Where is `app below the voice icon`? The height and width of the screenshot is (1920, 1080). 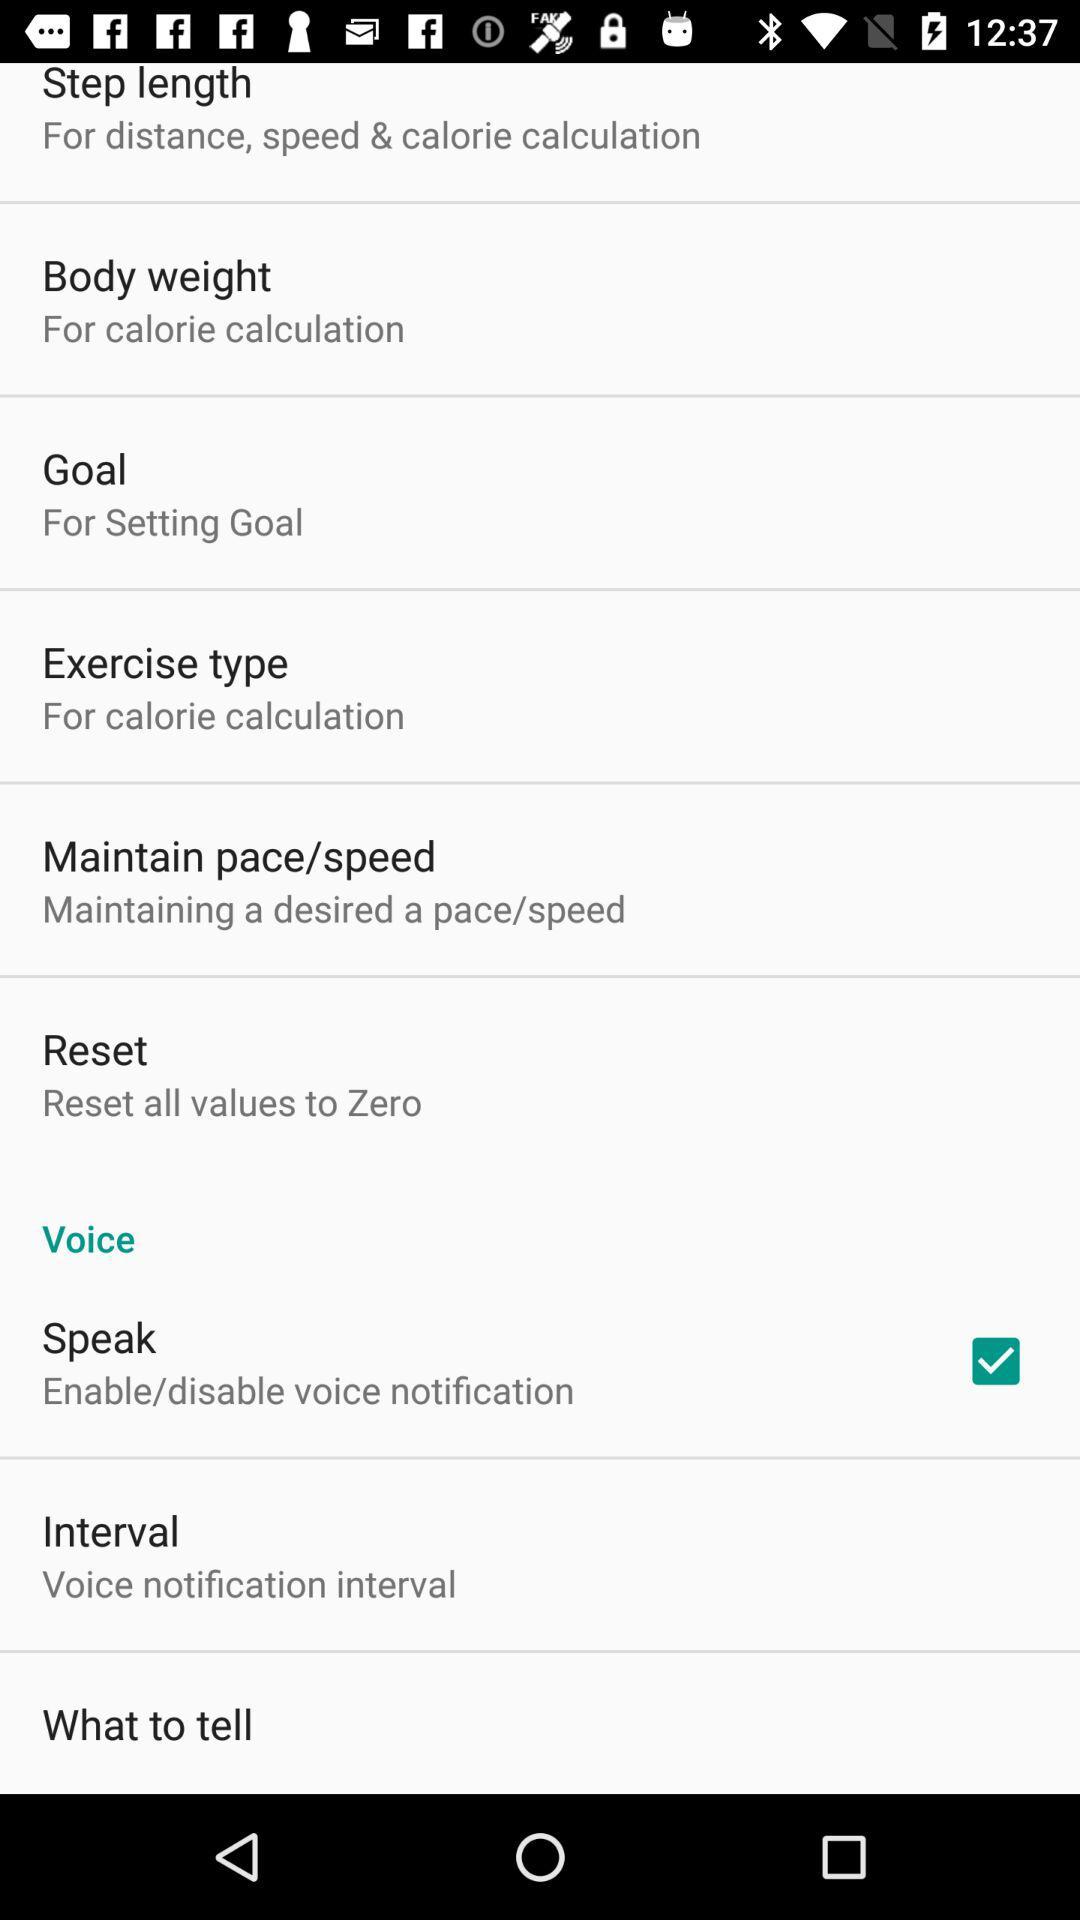 app below the voice icon is located at coordinates (995, 1360).